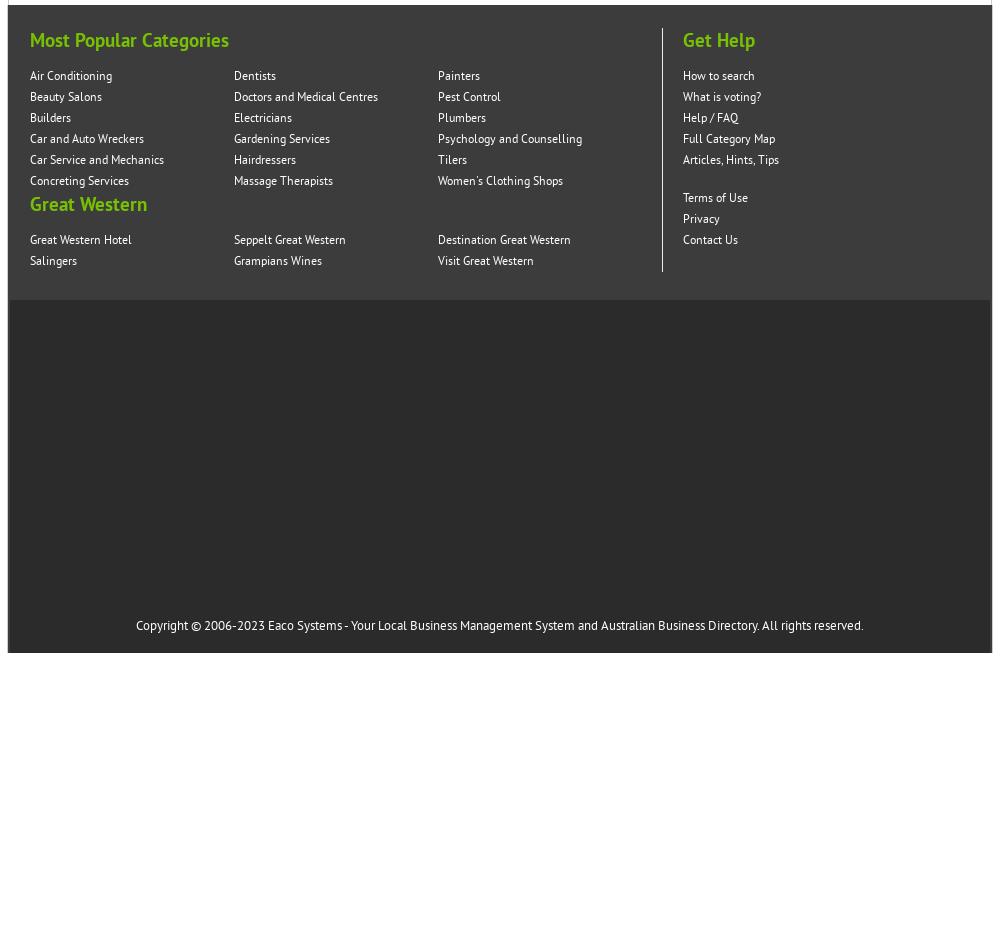  Describe the element at coordinates (306, 96) in the screenshot. I see `'Doctors and Medical Centres'` at that location.